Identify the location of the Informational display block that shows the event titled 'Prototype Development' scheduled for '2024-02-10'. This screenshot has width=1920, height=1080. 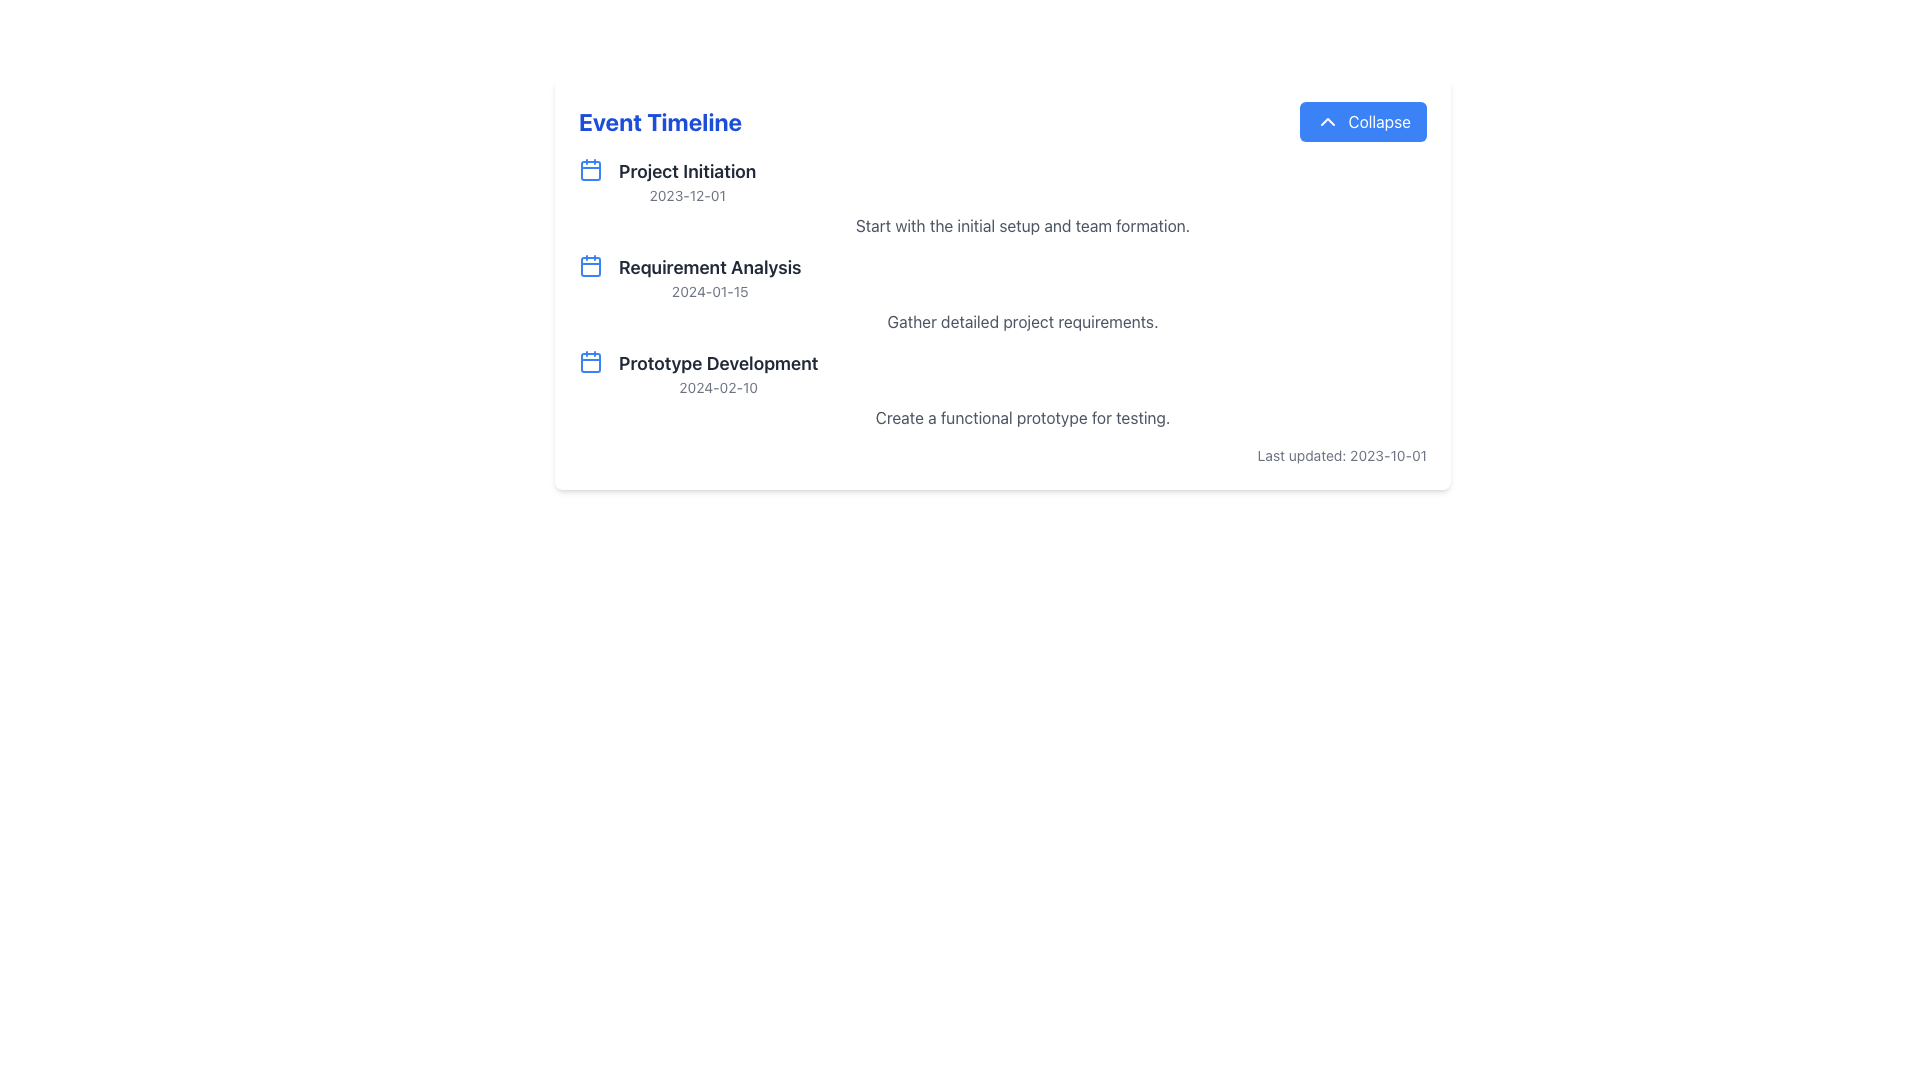
(1003, 374).